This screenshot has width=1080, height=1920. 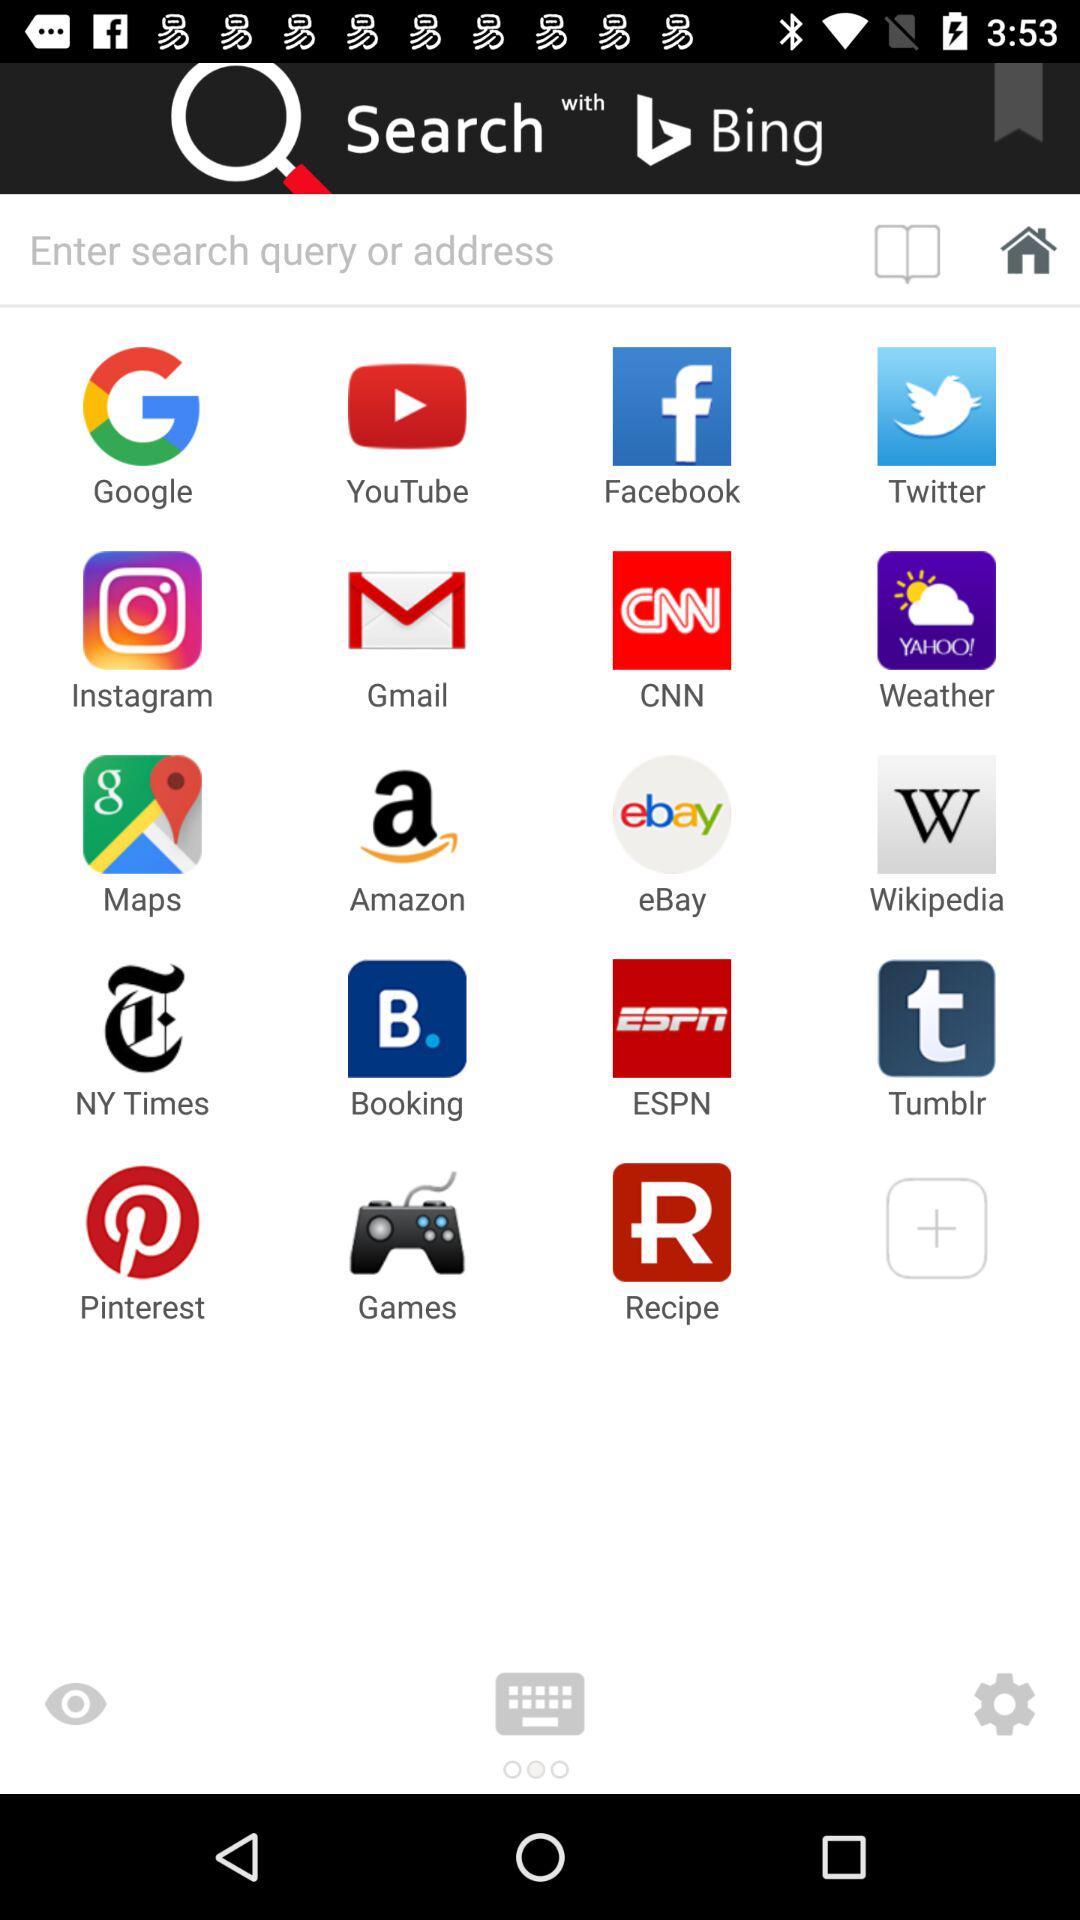 What do you see at coordinates (431, 248) in the screenshot?
I see `type your search` at bounding box center [431, 248].